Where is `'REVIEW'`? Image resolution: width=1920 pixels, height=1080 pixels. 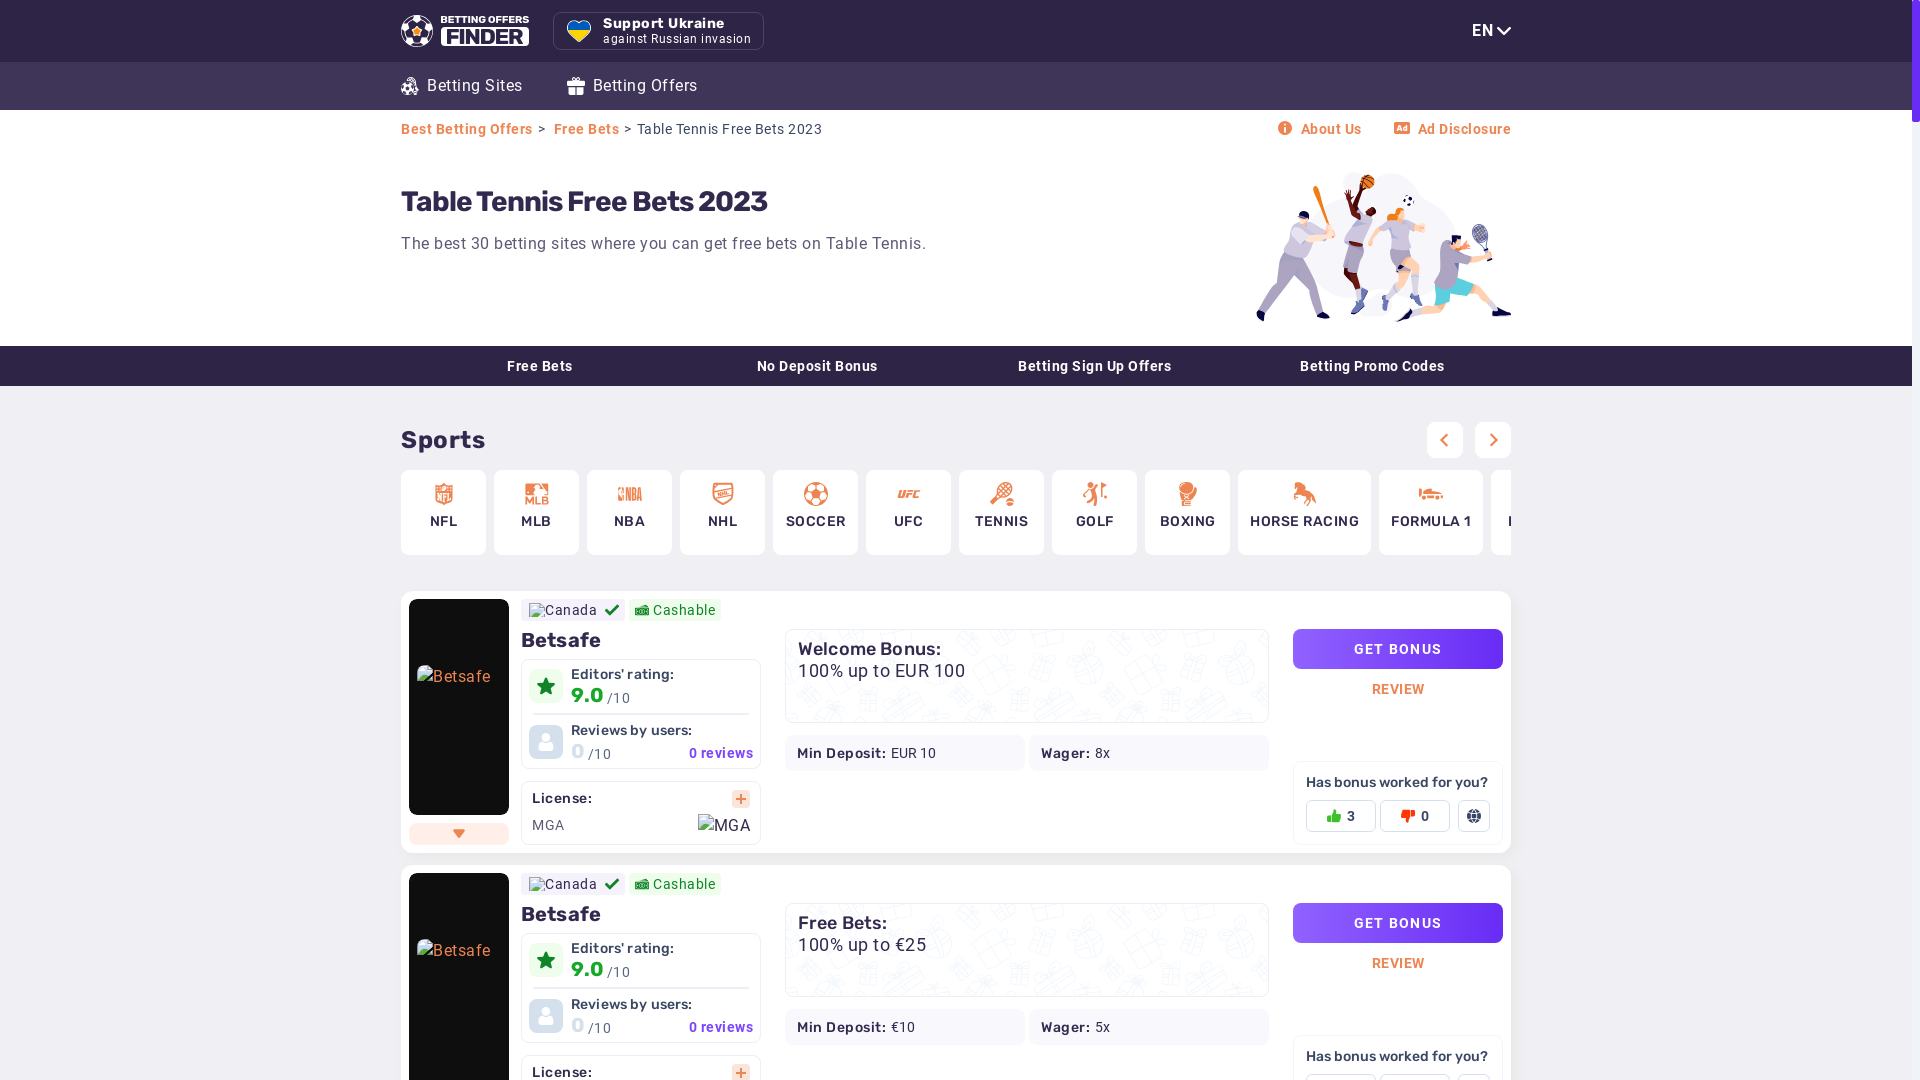
'REVIEW' is located at coordinates (1371, 688).